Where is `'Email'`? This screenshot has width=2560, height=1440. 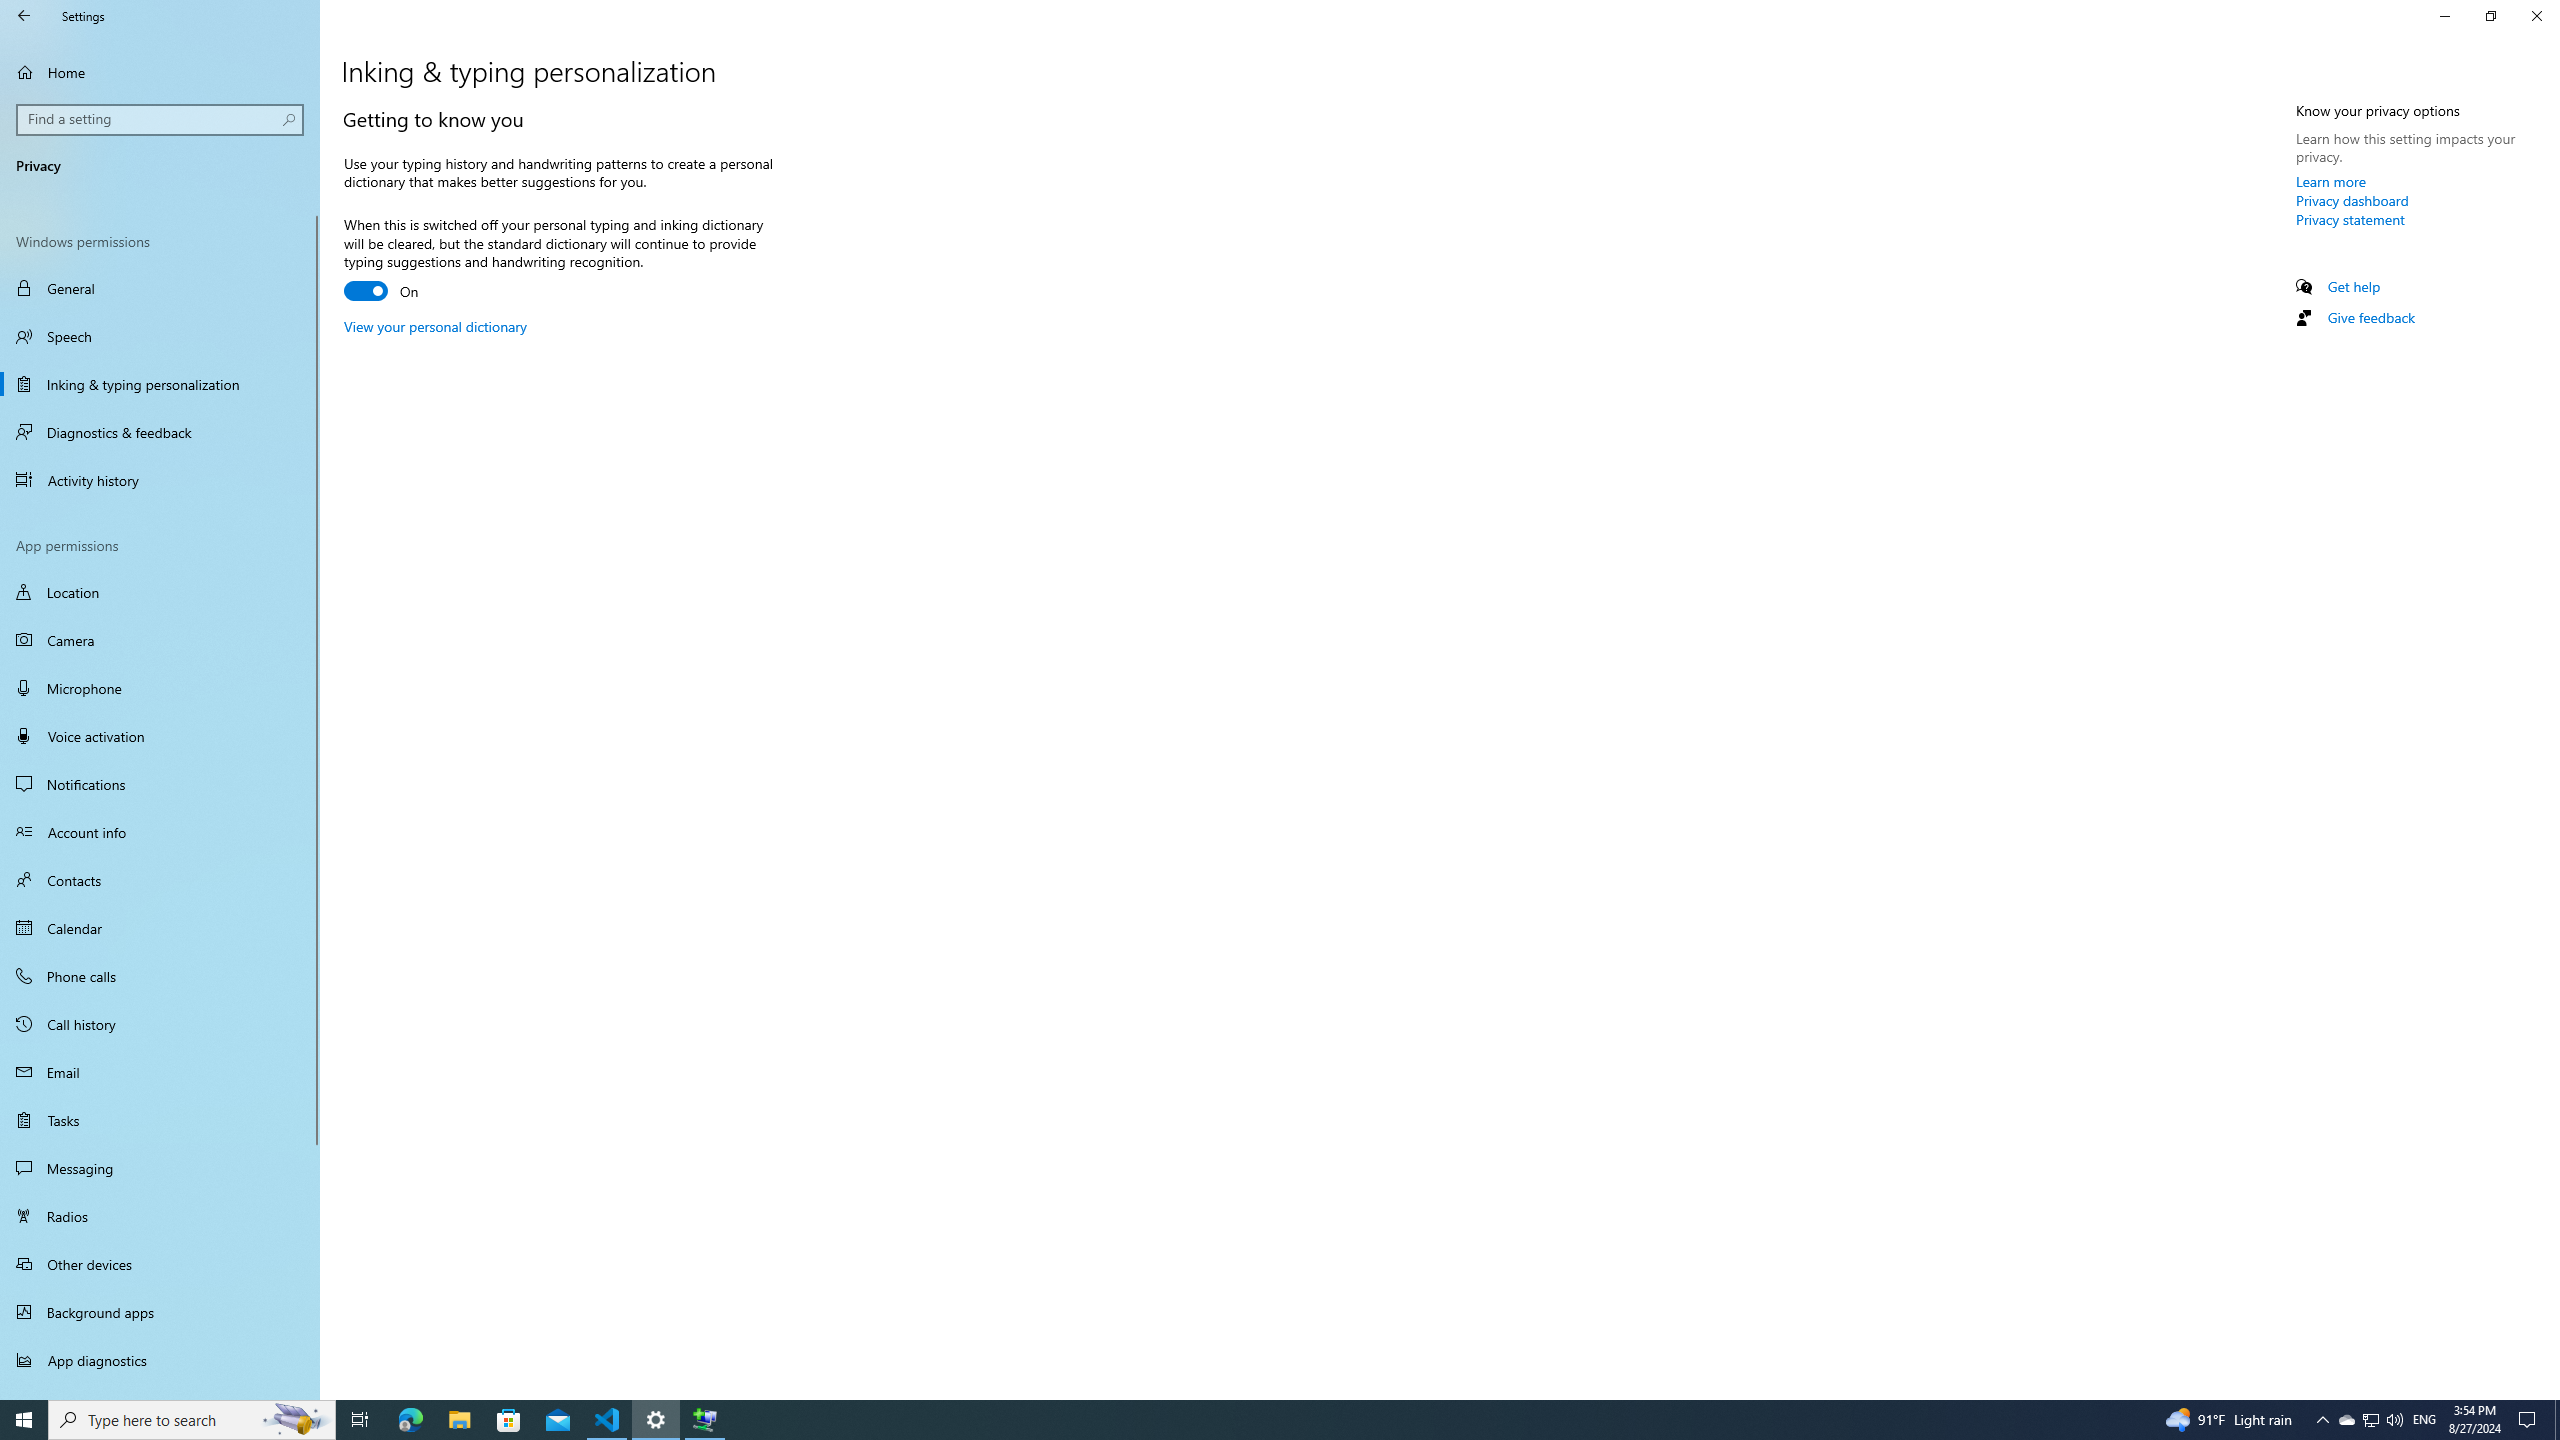
'Email' is located at coordinates (159, 1072).